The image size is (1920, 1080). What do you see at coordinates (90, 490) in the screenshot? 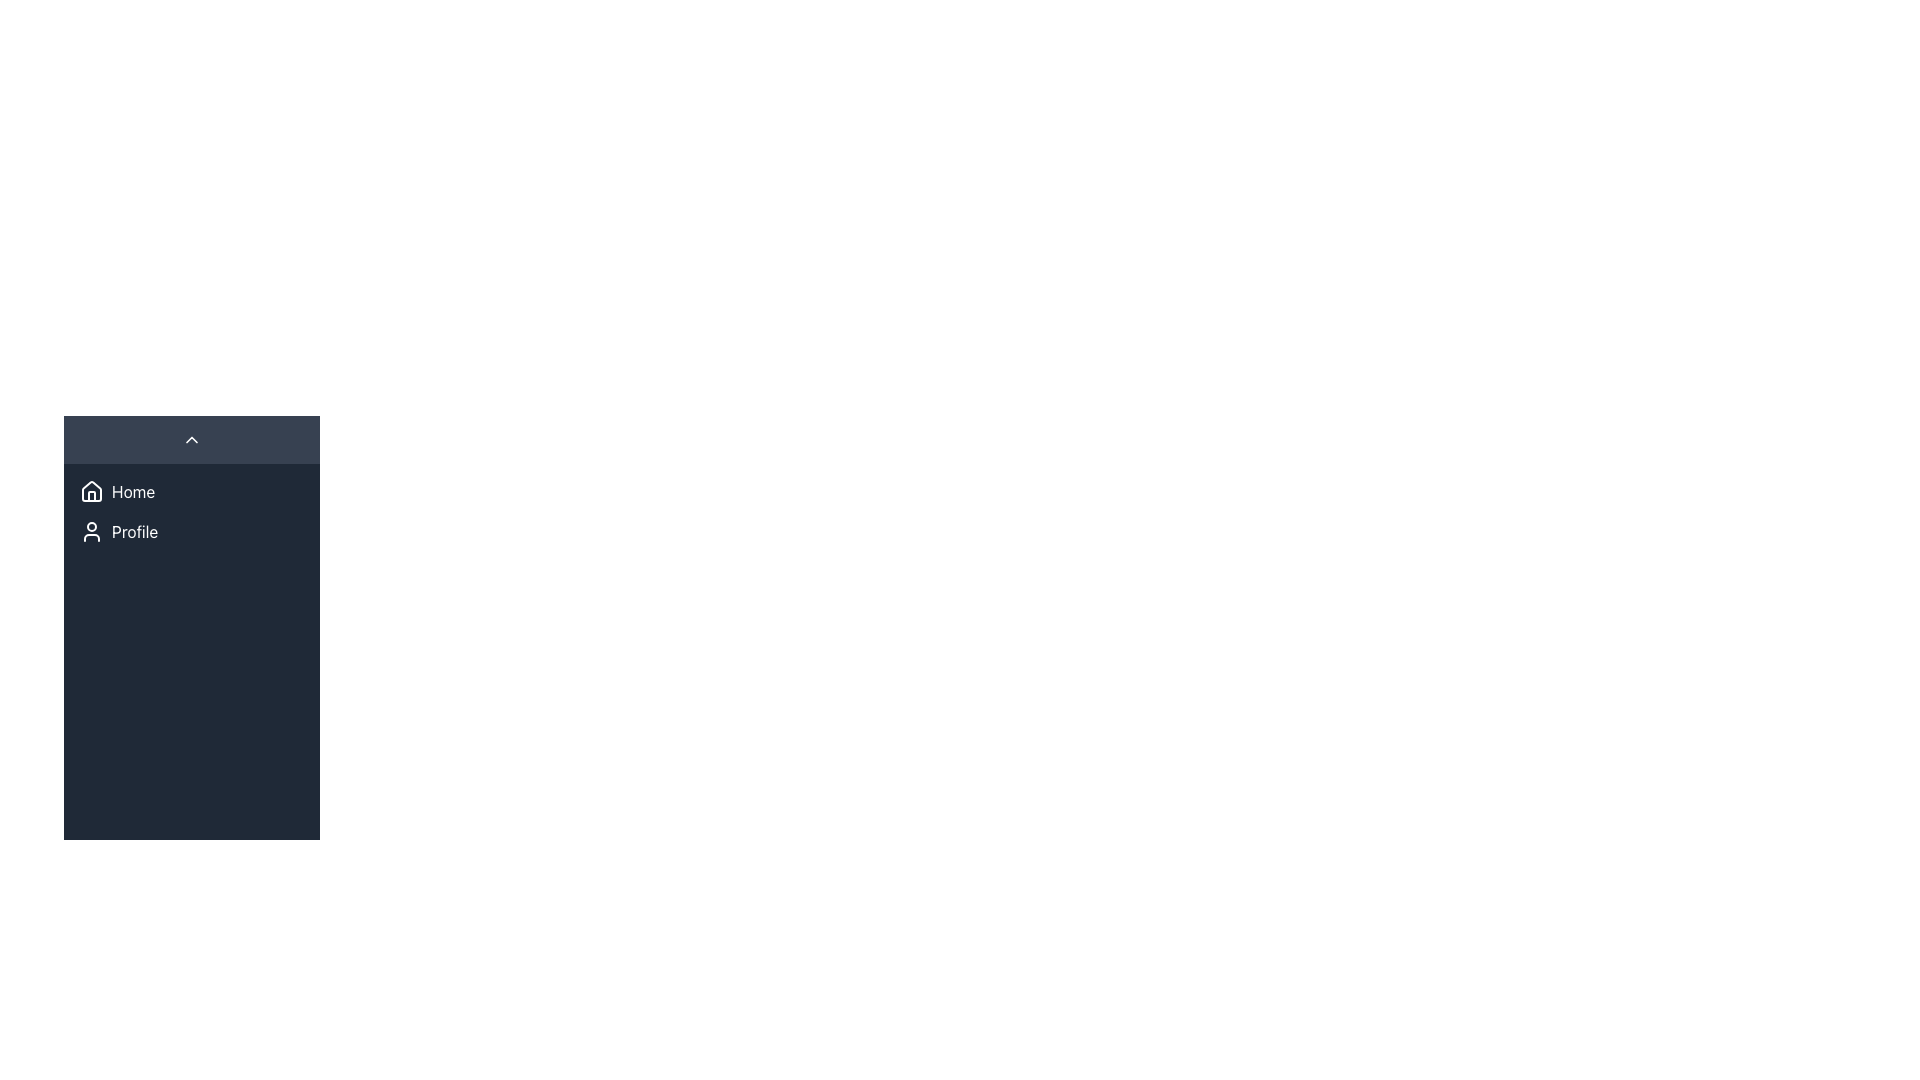
I see `the 'Home' icon located in the left sidebar near the top` at bounding box center [90, 490].